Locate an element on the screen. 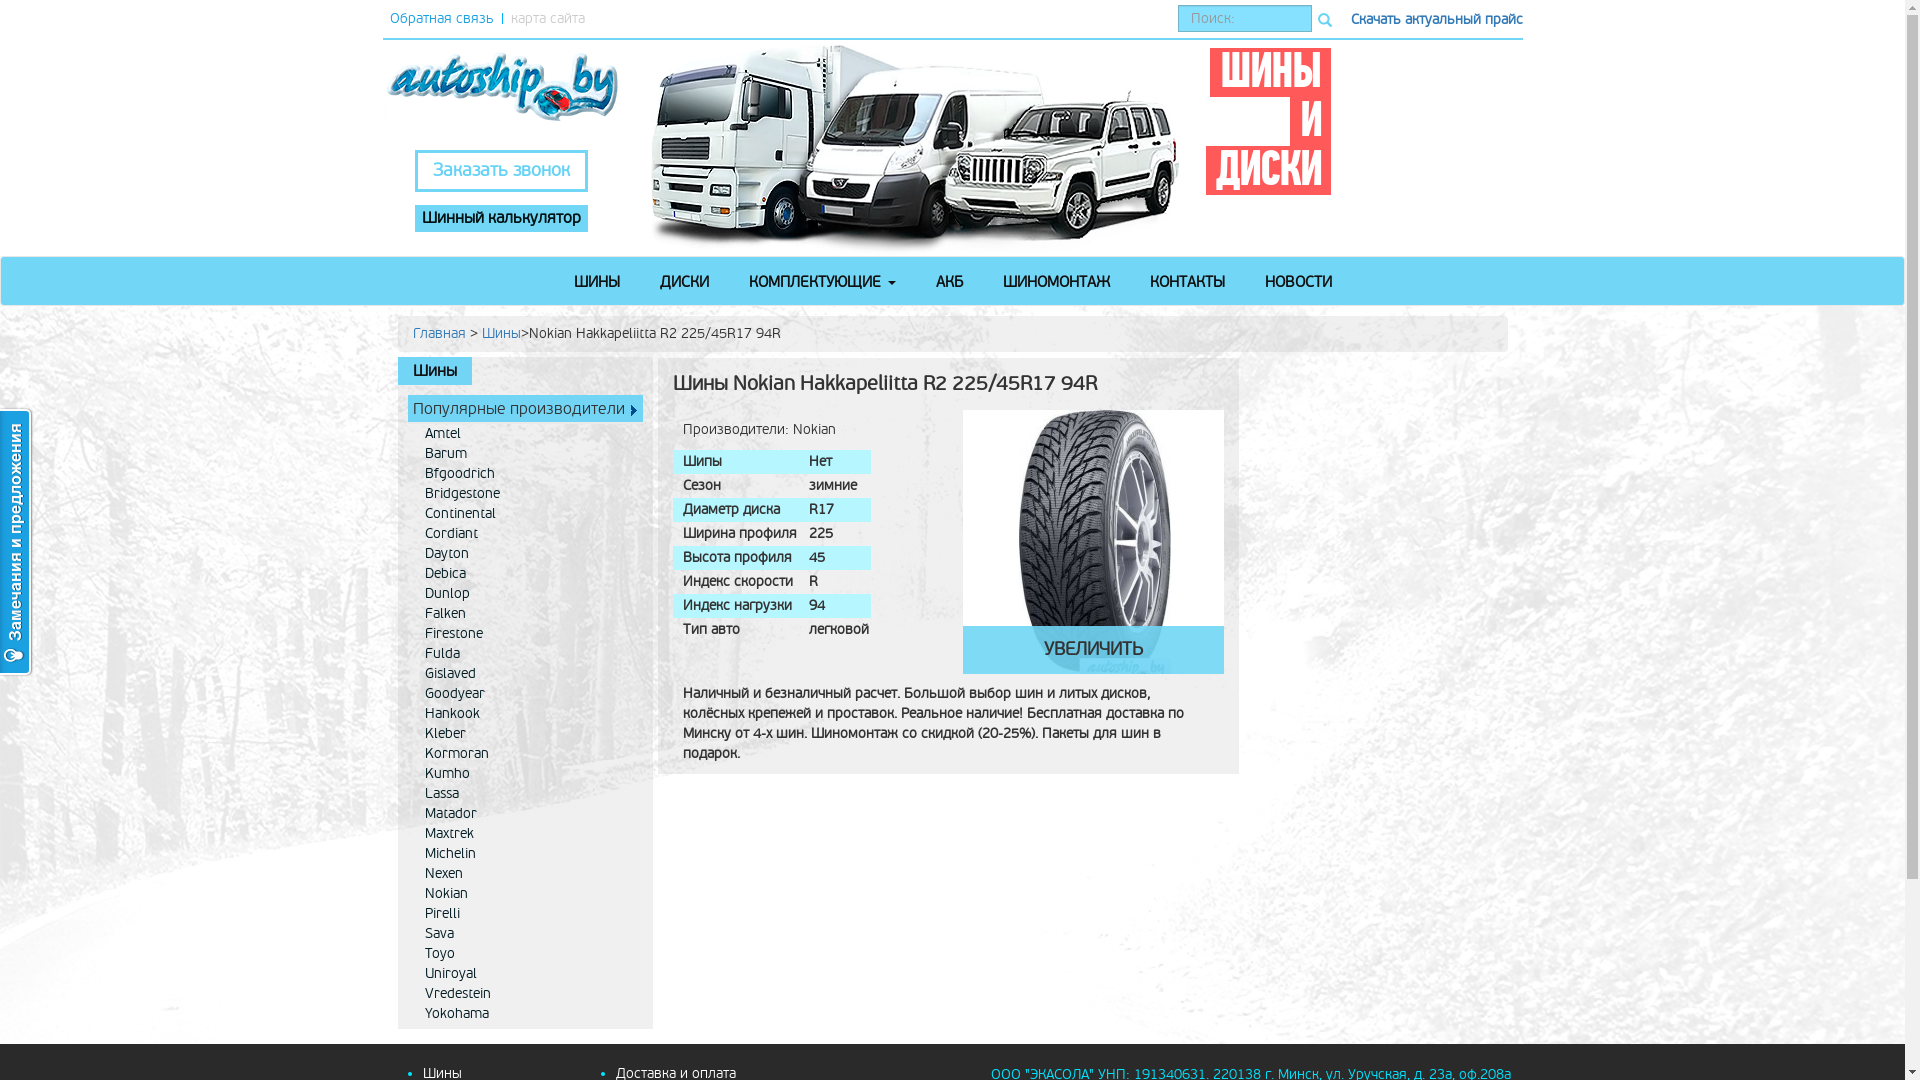 The width and height of the screenshot is (1920, 1080). 'Kleber' is located at coordinates (528, 733).